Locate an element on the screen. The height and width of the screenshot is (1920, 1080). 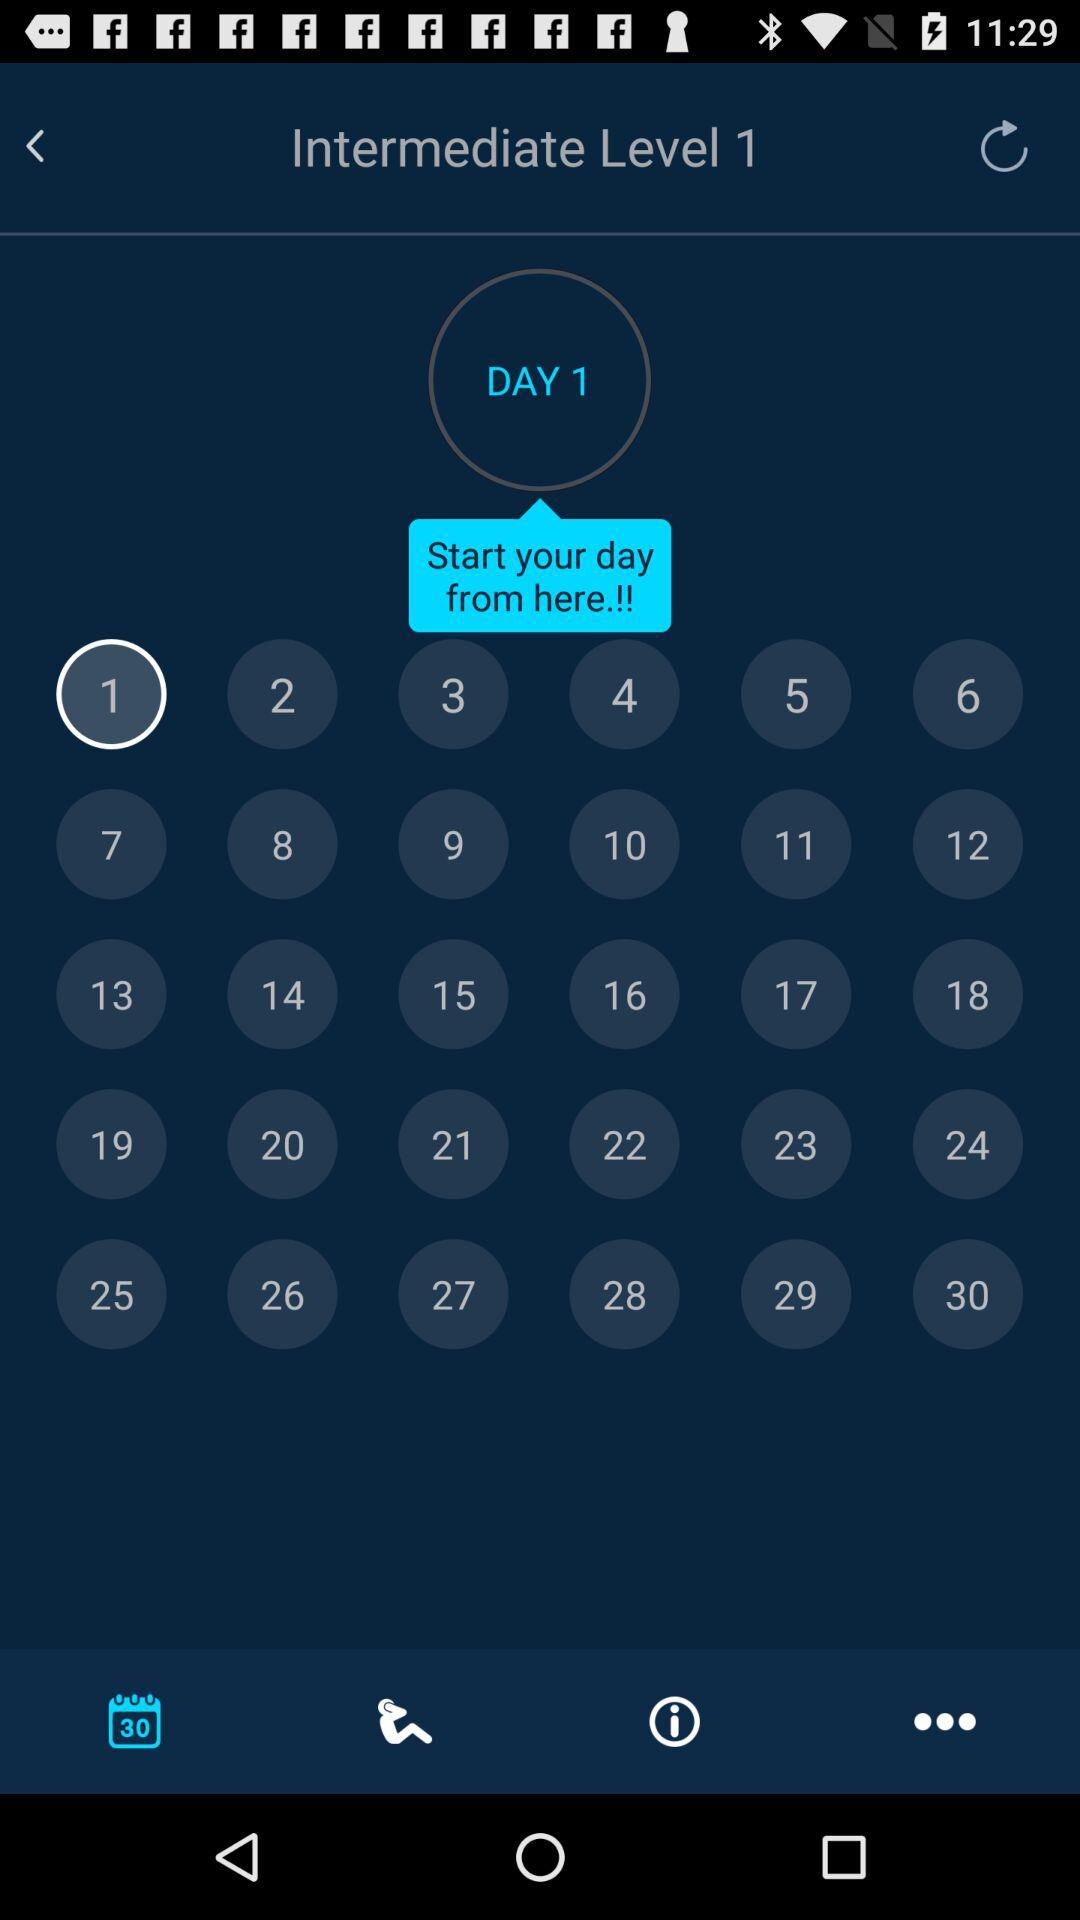
the navigation icon is located at coordinates (795, 1062).